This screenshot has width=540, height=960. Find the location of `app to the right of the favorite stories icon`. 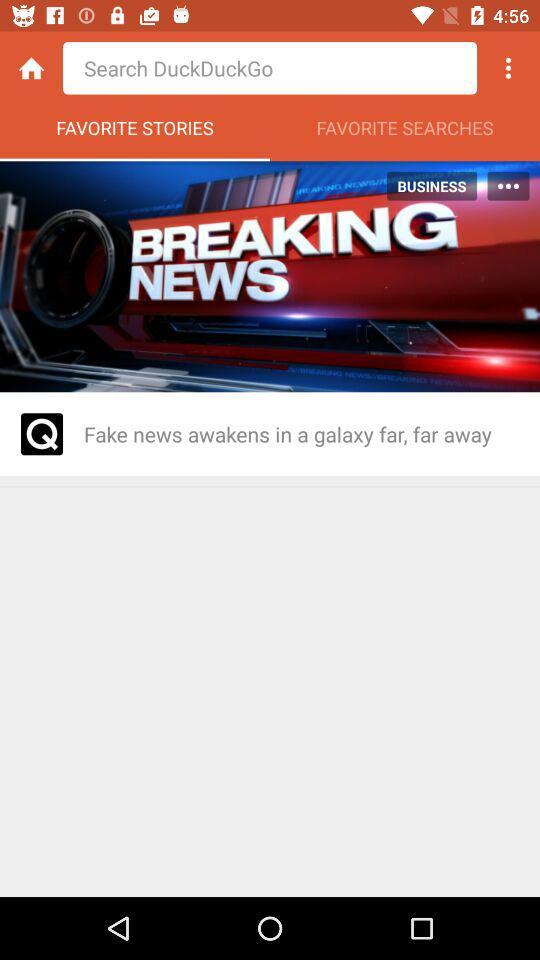

app to the right of the favorite stories icon is located at coordinates (405, 132).